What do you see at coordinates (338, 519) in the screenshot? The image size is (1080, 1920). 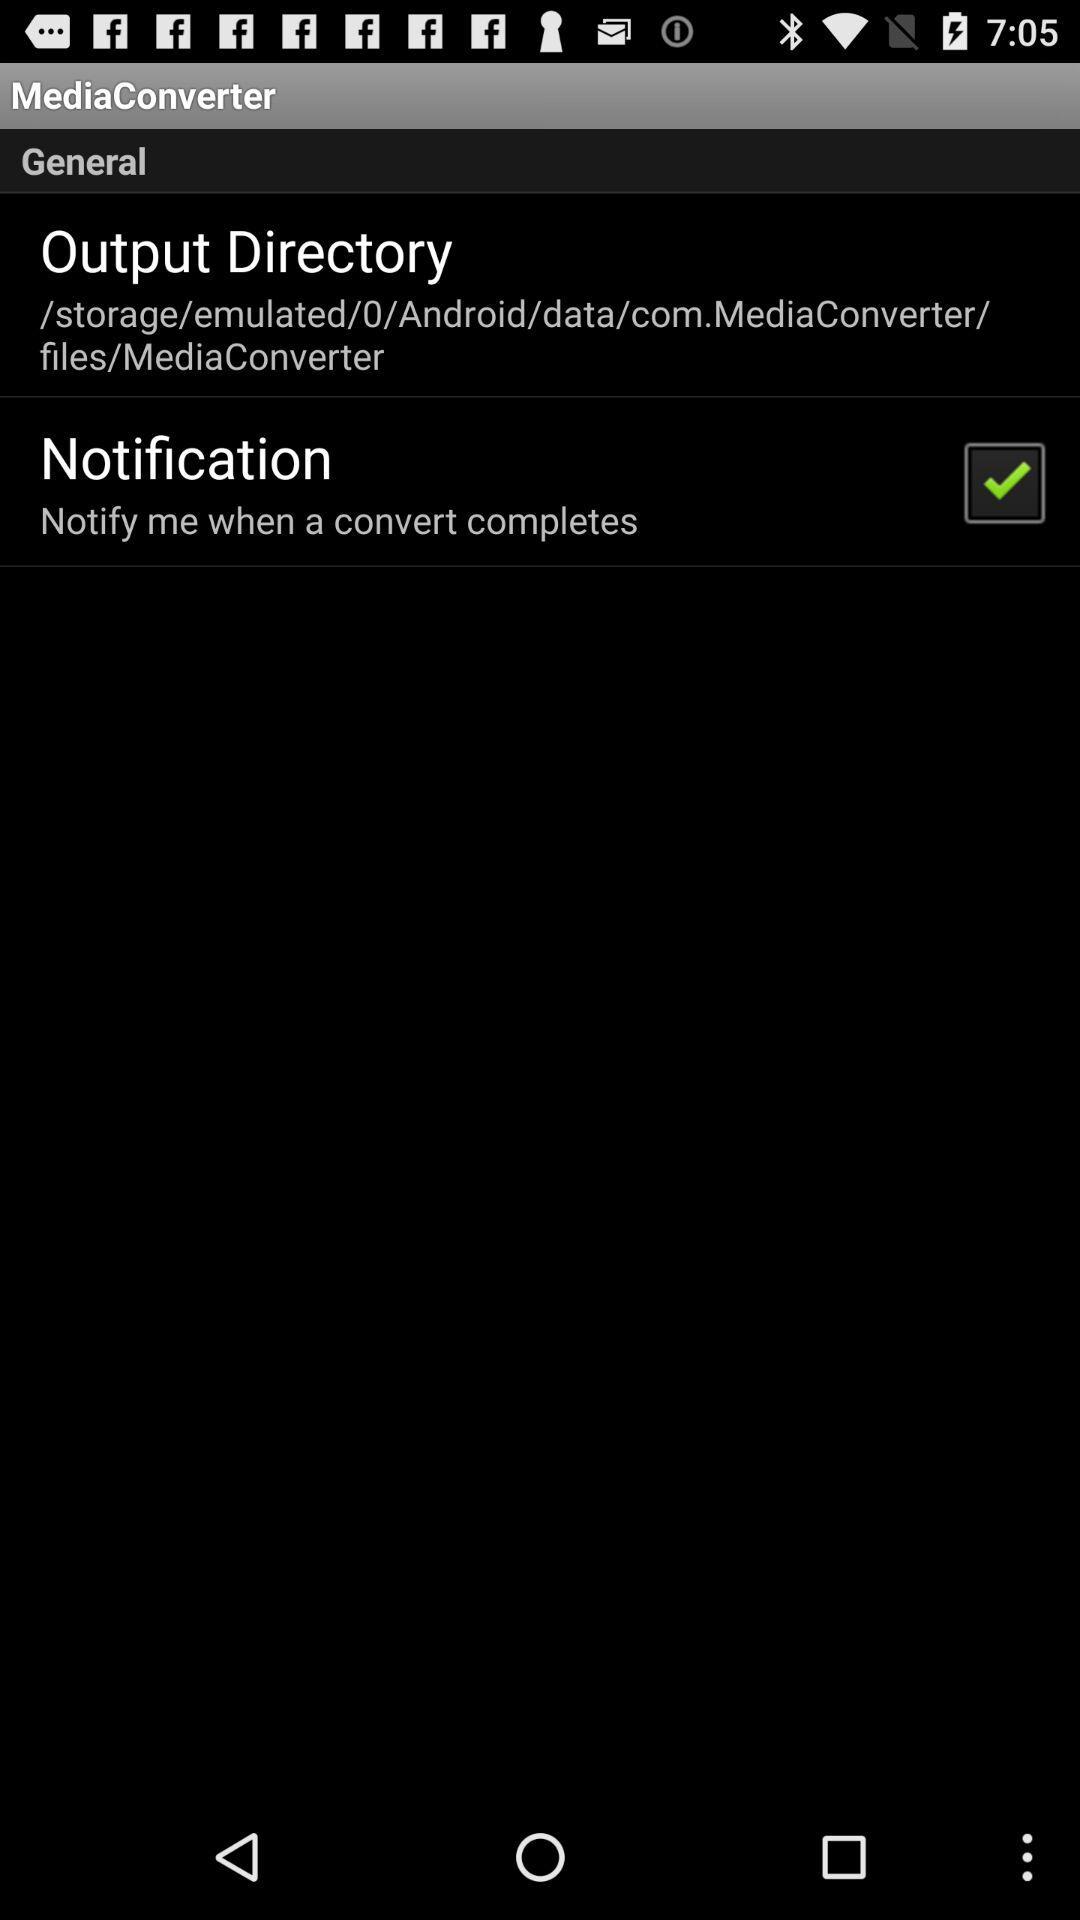 I see `notify me when icon` at bounding box center [338, 519].